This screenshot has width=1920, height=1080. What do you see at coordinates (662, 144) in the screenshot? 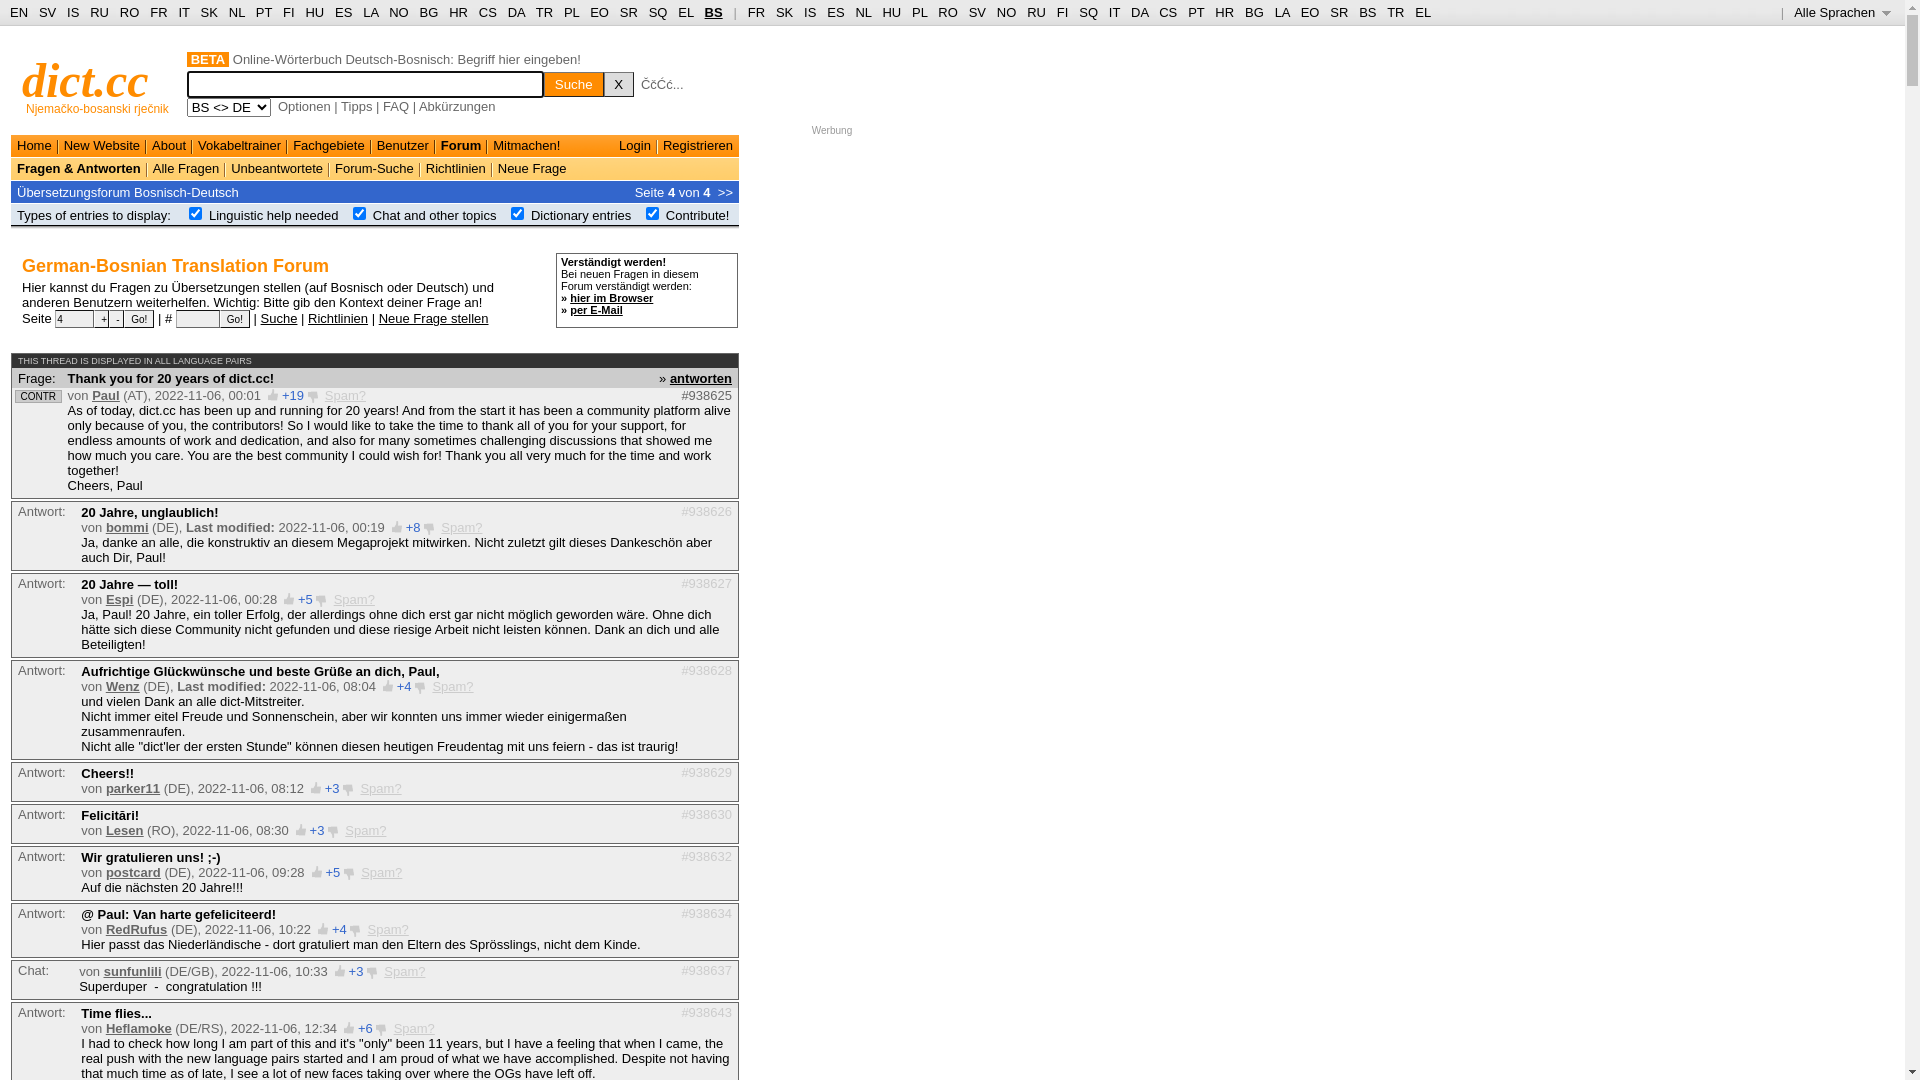
I see `'Registrieren'` at bounding box center [662, 144].